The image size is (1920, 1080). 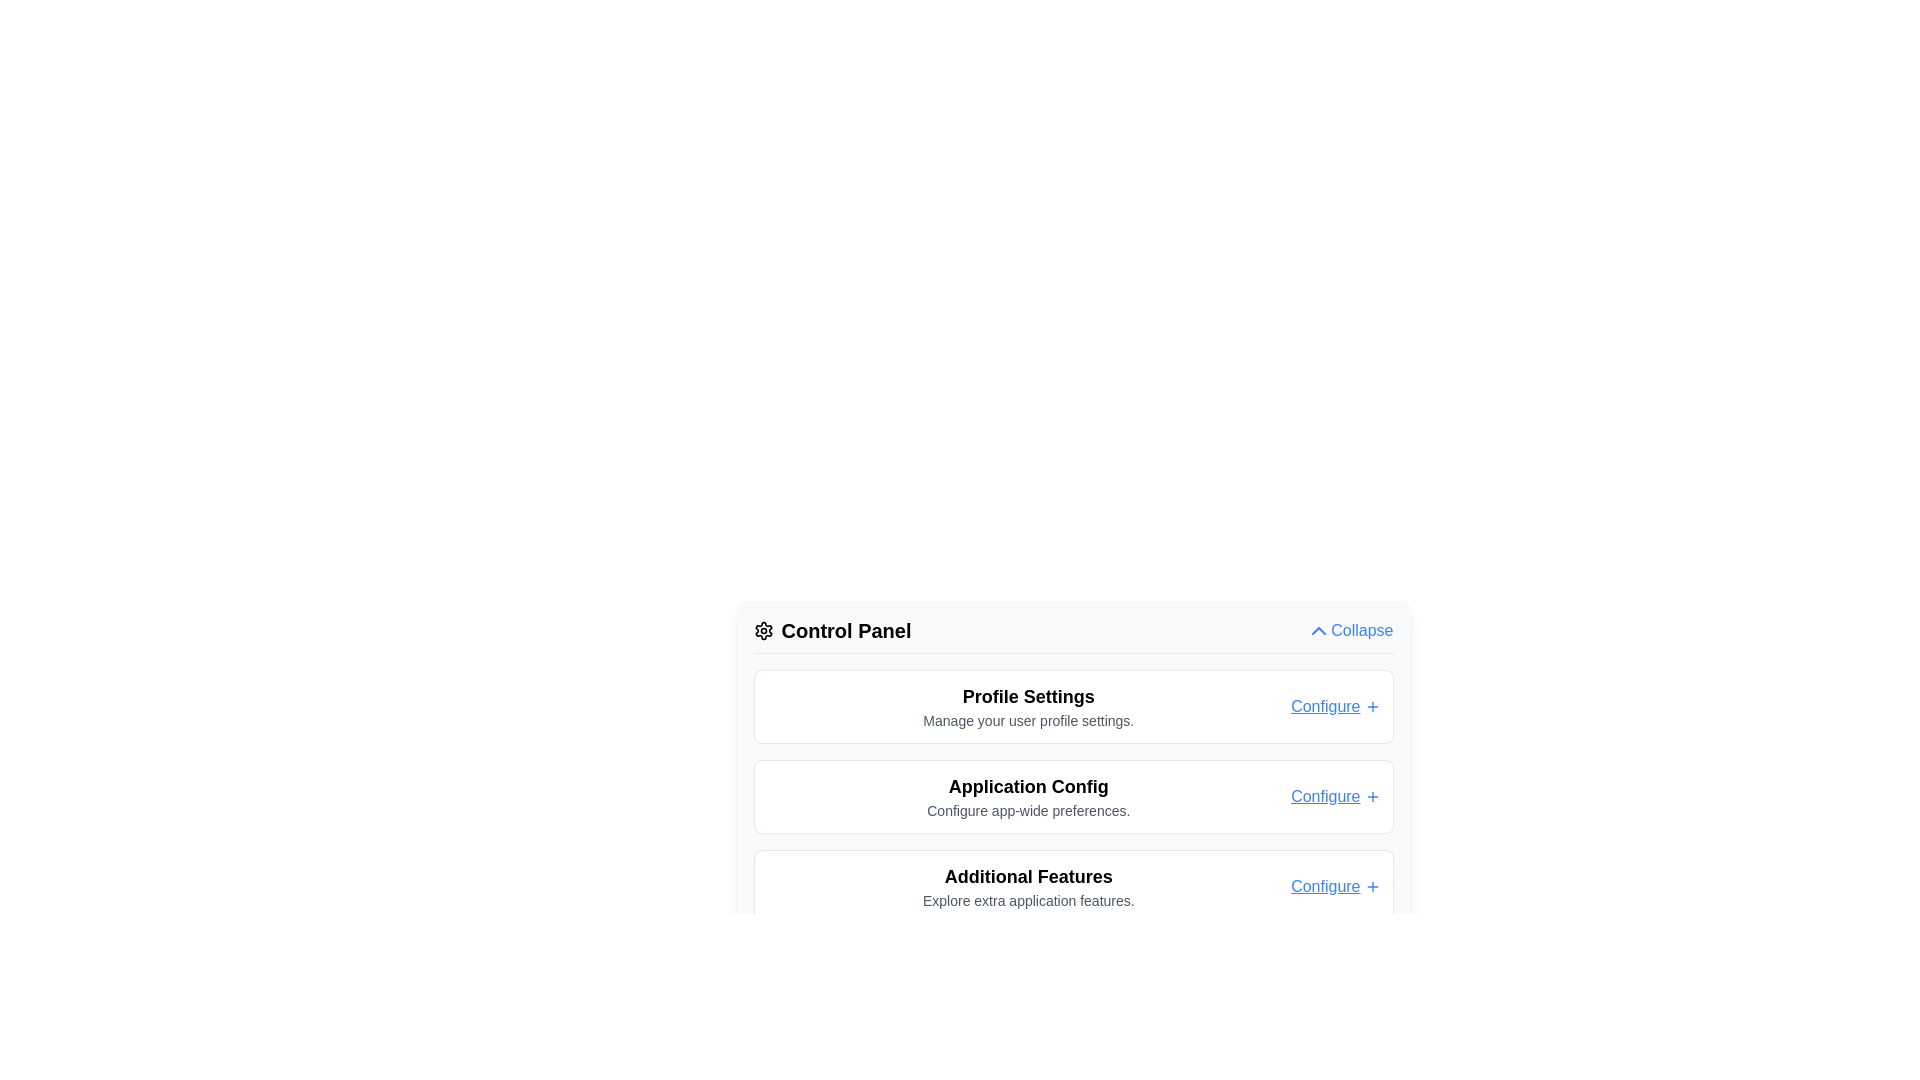 What do you see at coordinates (1072, 886) in the screenshot?
I see `title and description of the Box with text content and an interactive link located as the third item in the Control Panel section, below 'Profile Settings' and 'Application Config'` at bounding box center [1072, 886].